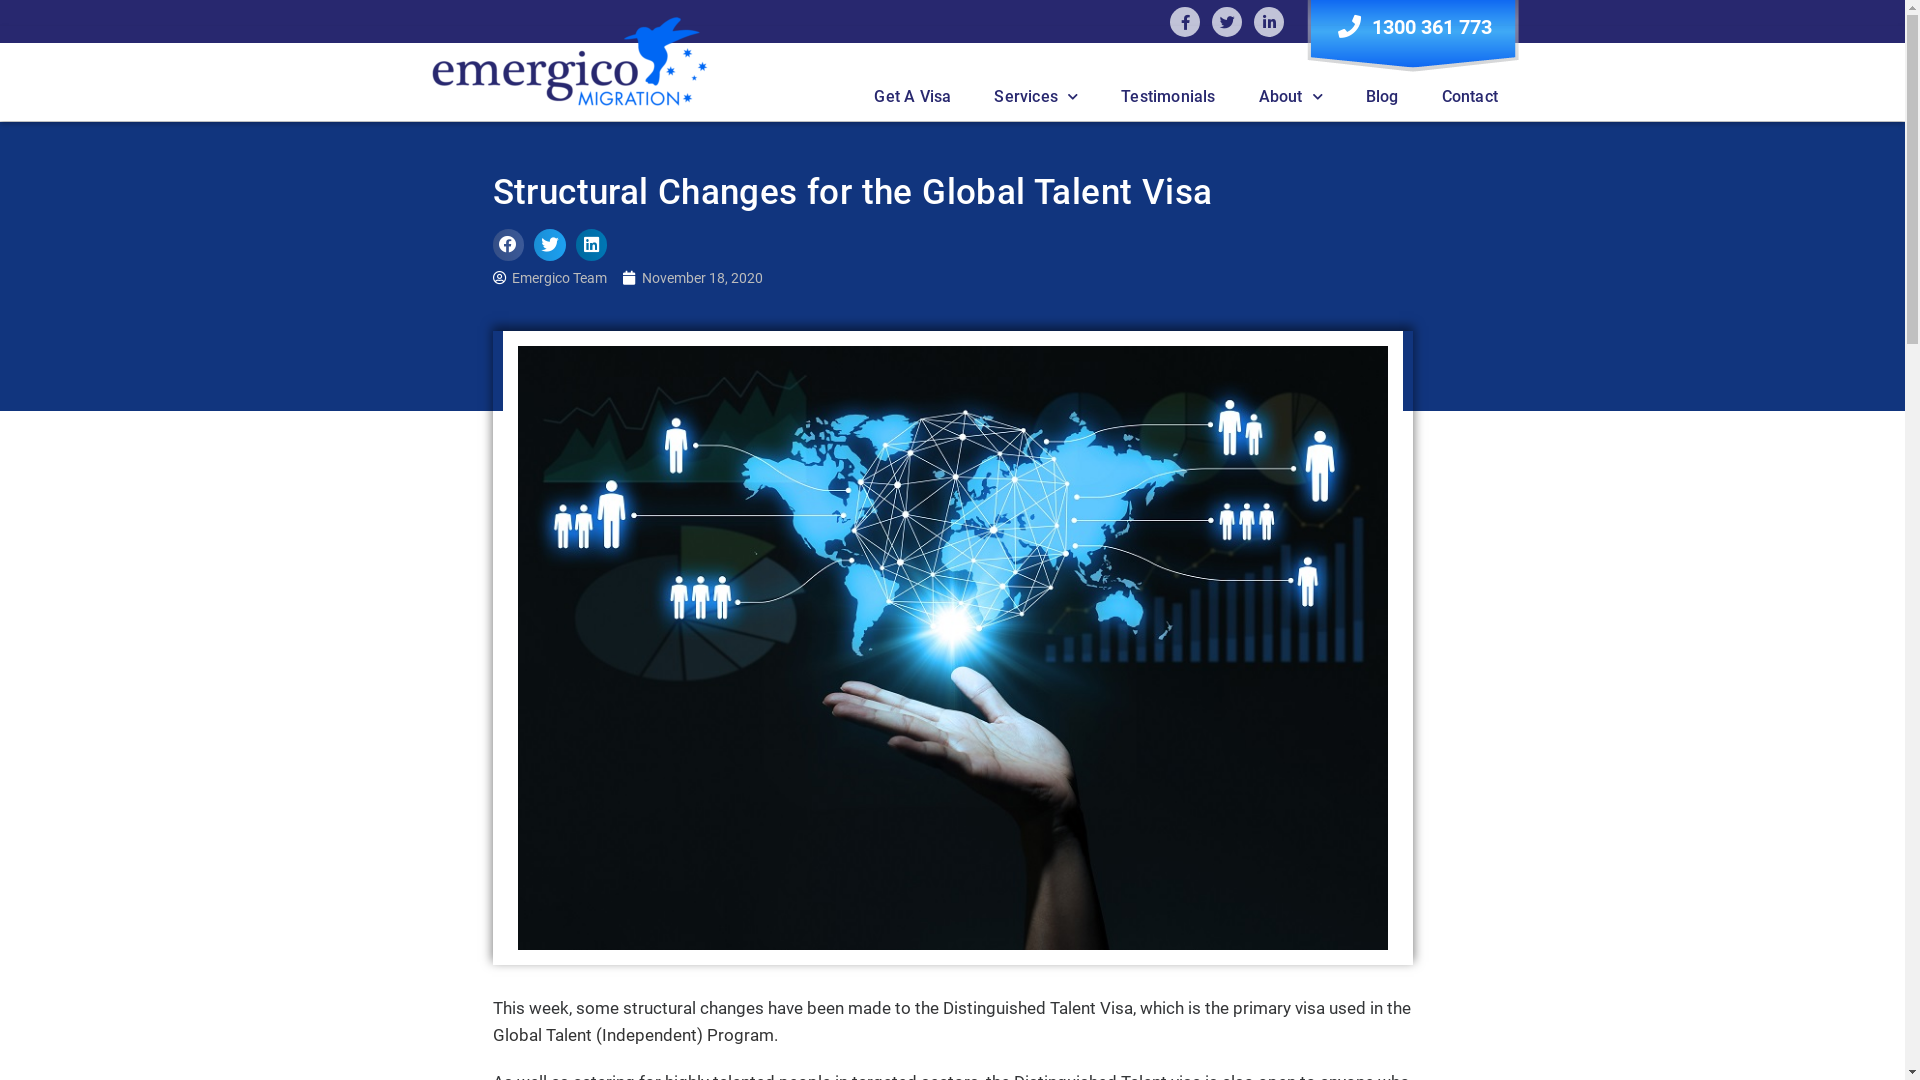  What do you see at coordinates (633, 1034) in the screenshot?
I see `'Global Talent (Independent) Program.'` at bounding box center [633, 1034].